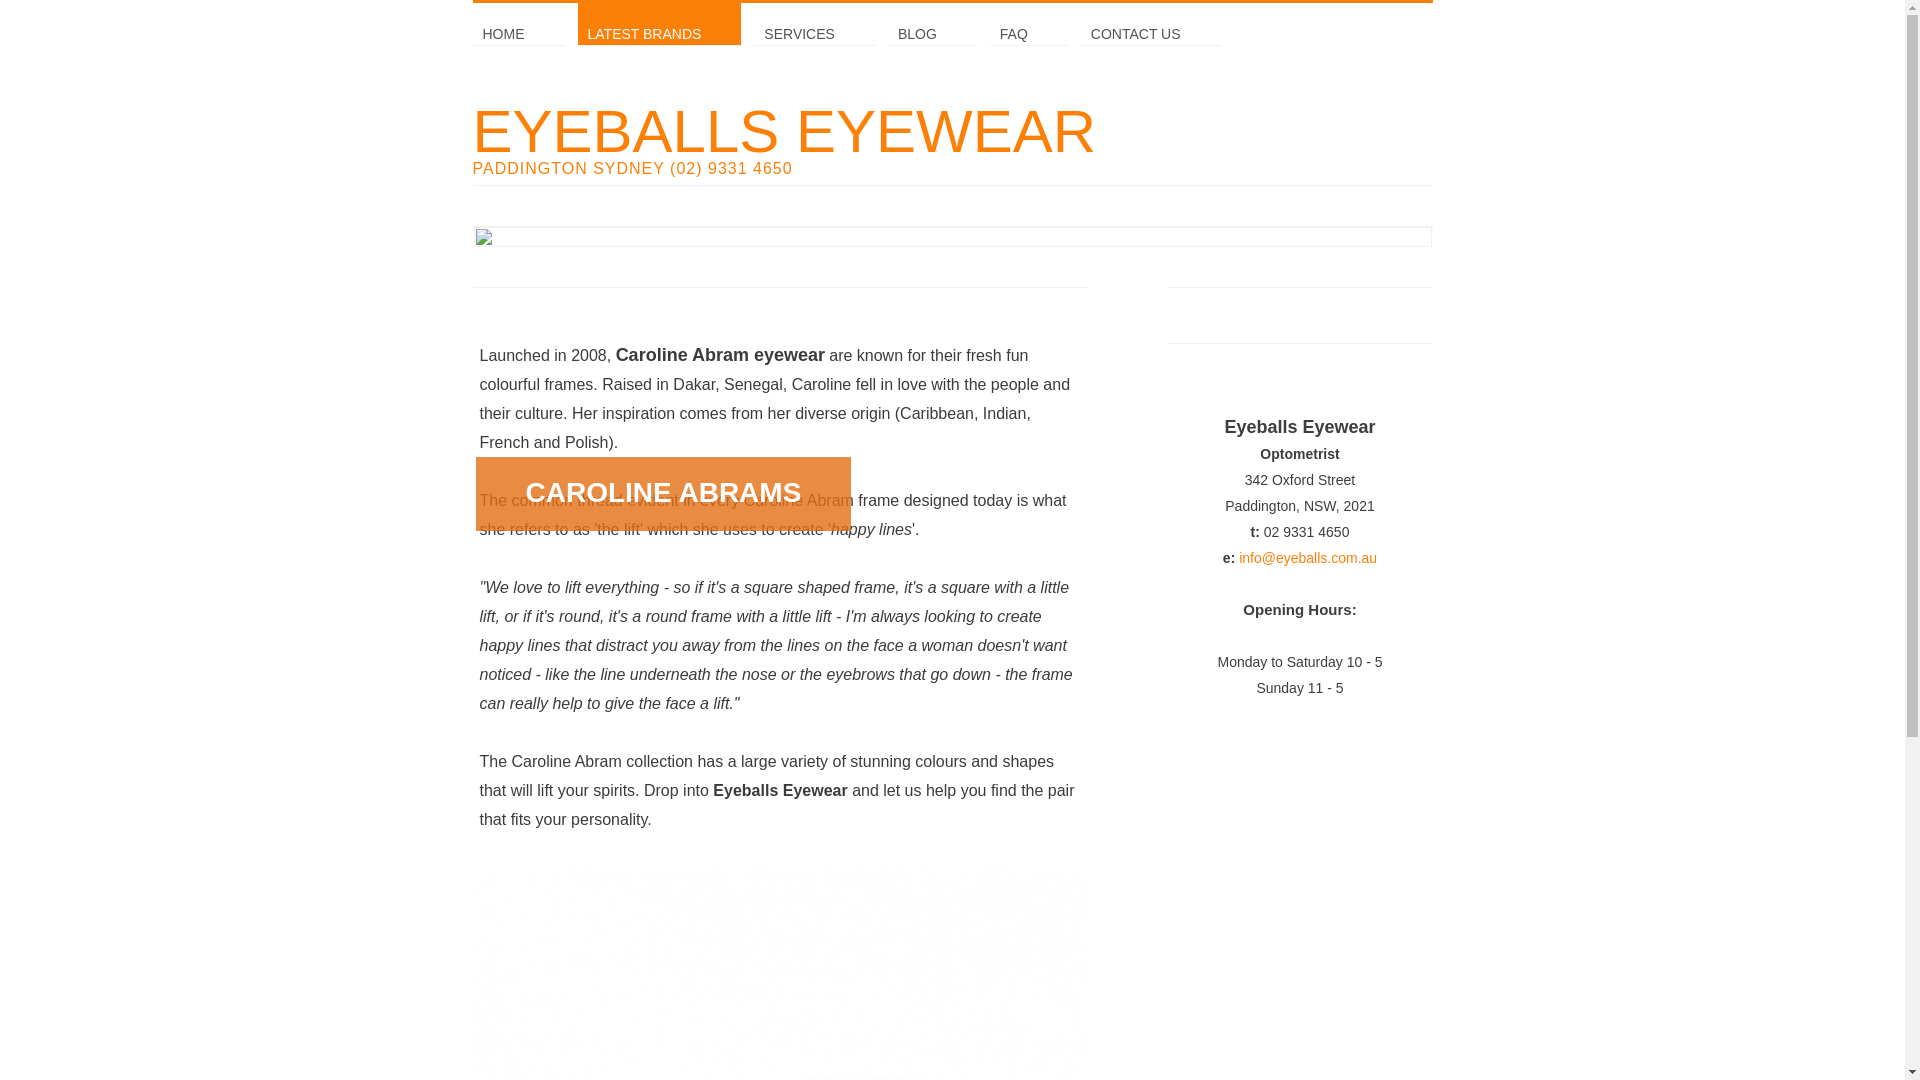 The height and width of the screenshot is (1080, 1920). I want to click on 'info@eyeballs.com.au', so click(1307, 558).